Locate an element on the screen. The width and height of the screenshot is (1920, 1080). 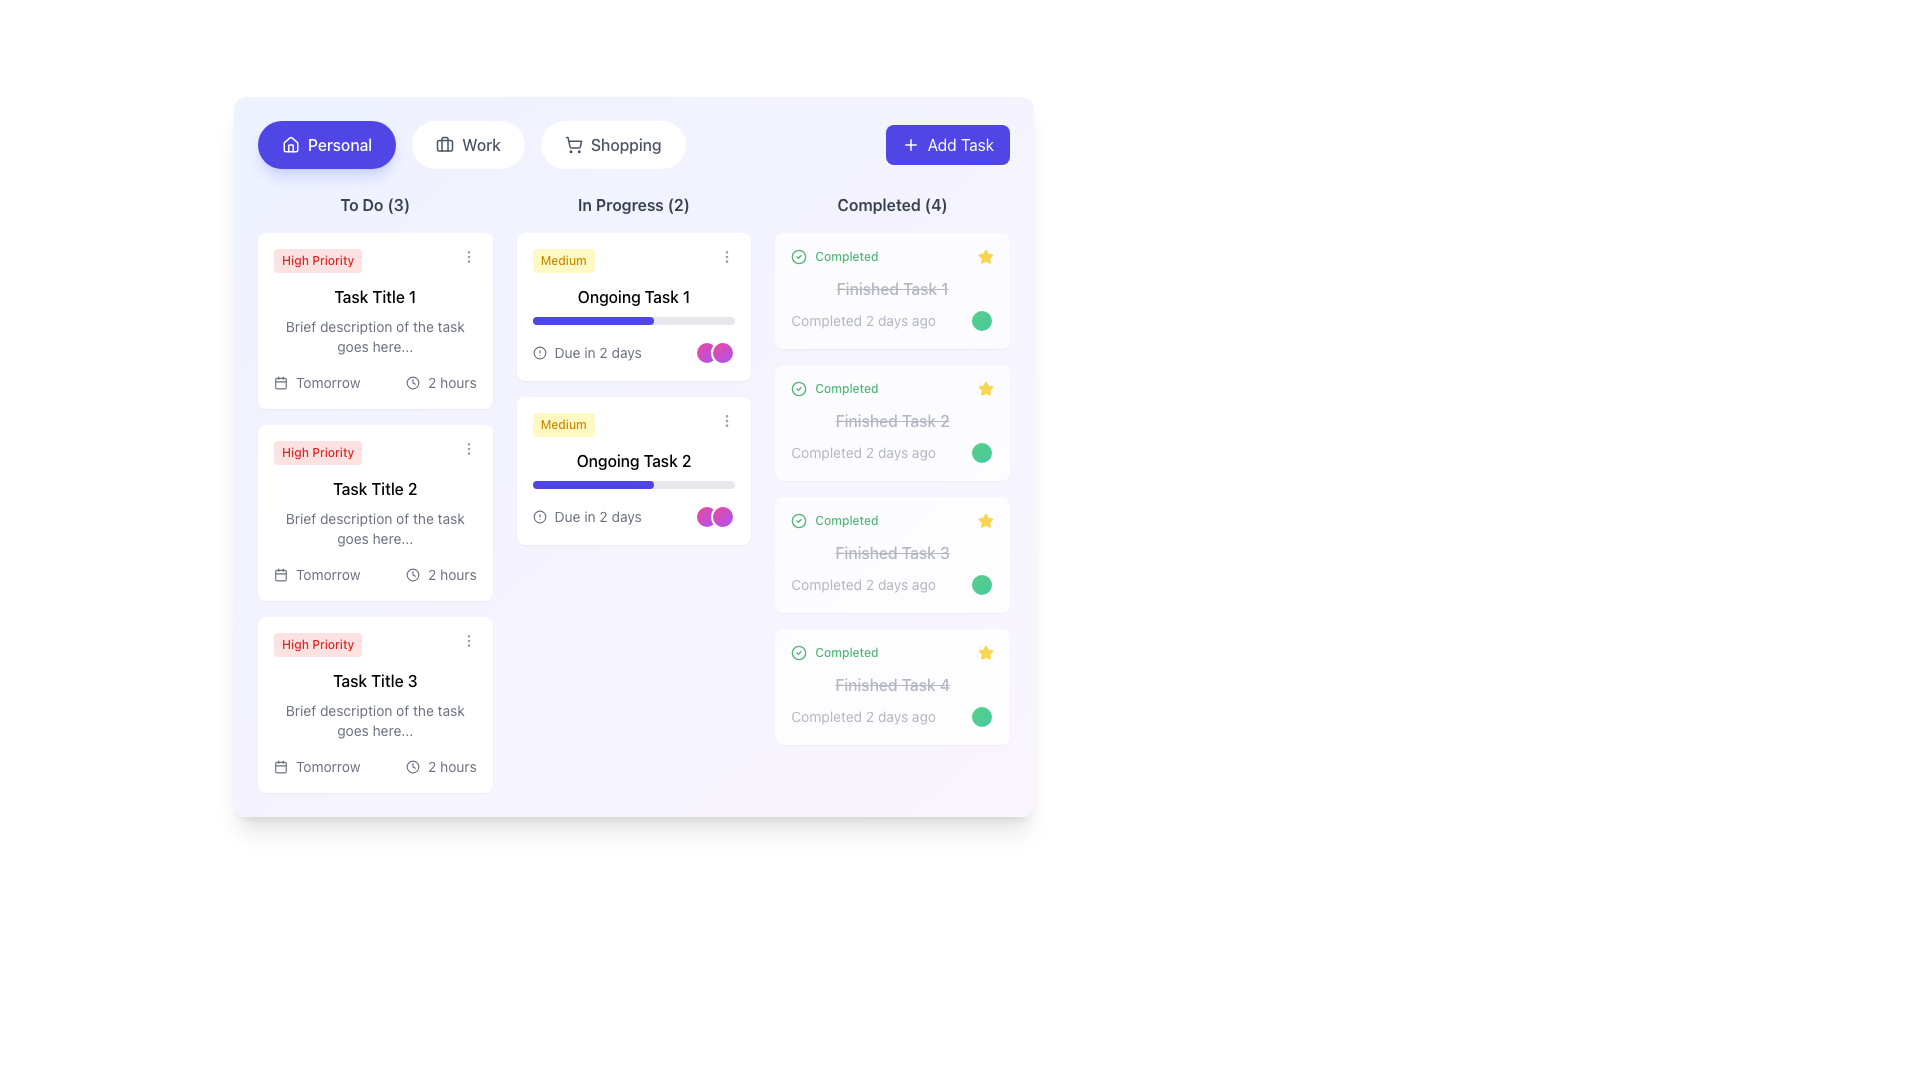
the styled badge indicating the priority level of the task located in the second column under the 'In Progress' section of the dashboard, adjacent to 'Ongoing Task 1' is located at coordinates (562, 260).